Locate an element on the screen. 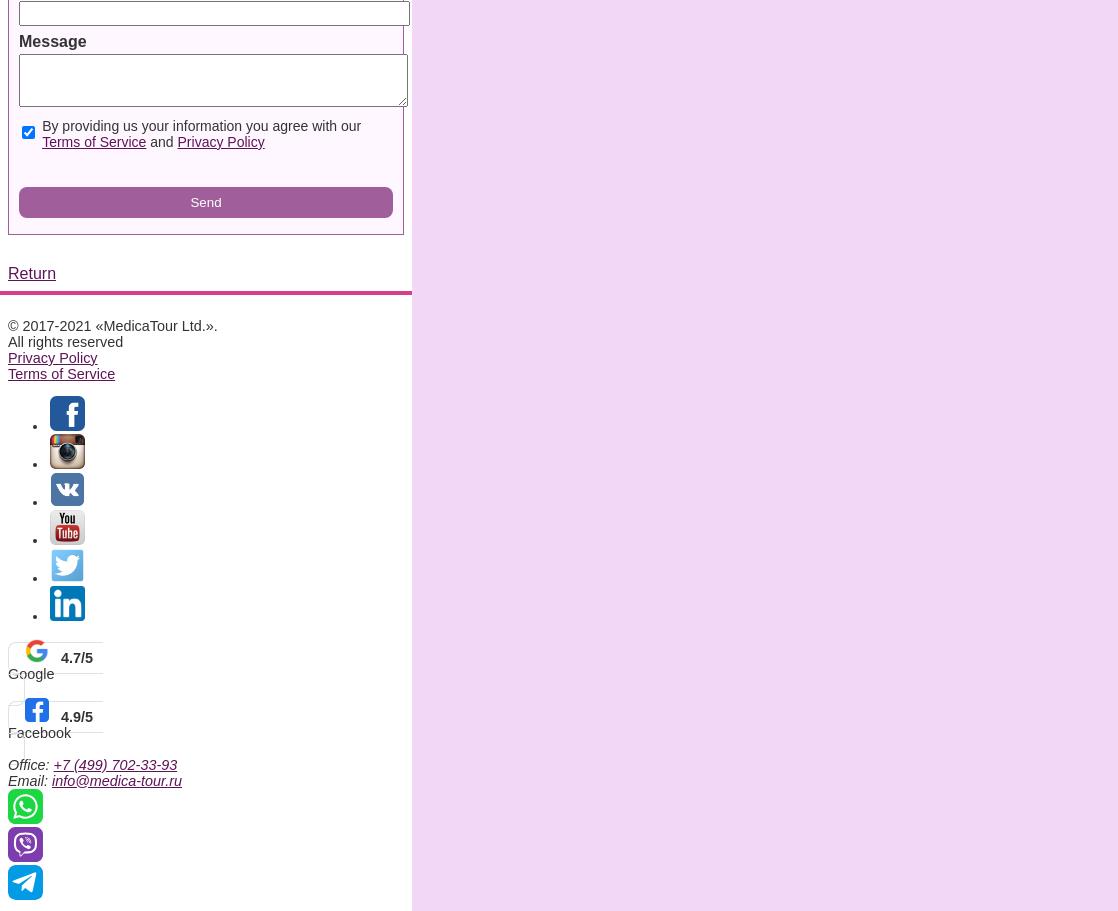  'Google' is located at coordinates (8, 671).